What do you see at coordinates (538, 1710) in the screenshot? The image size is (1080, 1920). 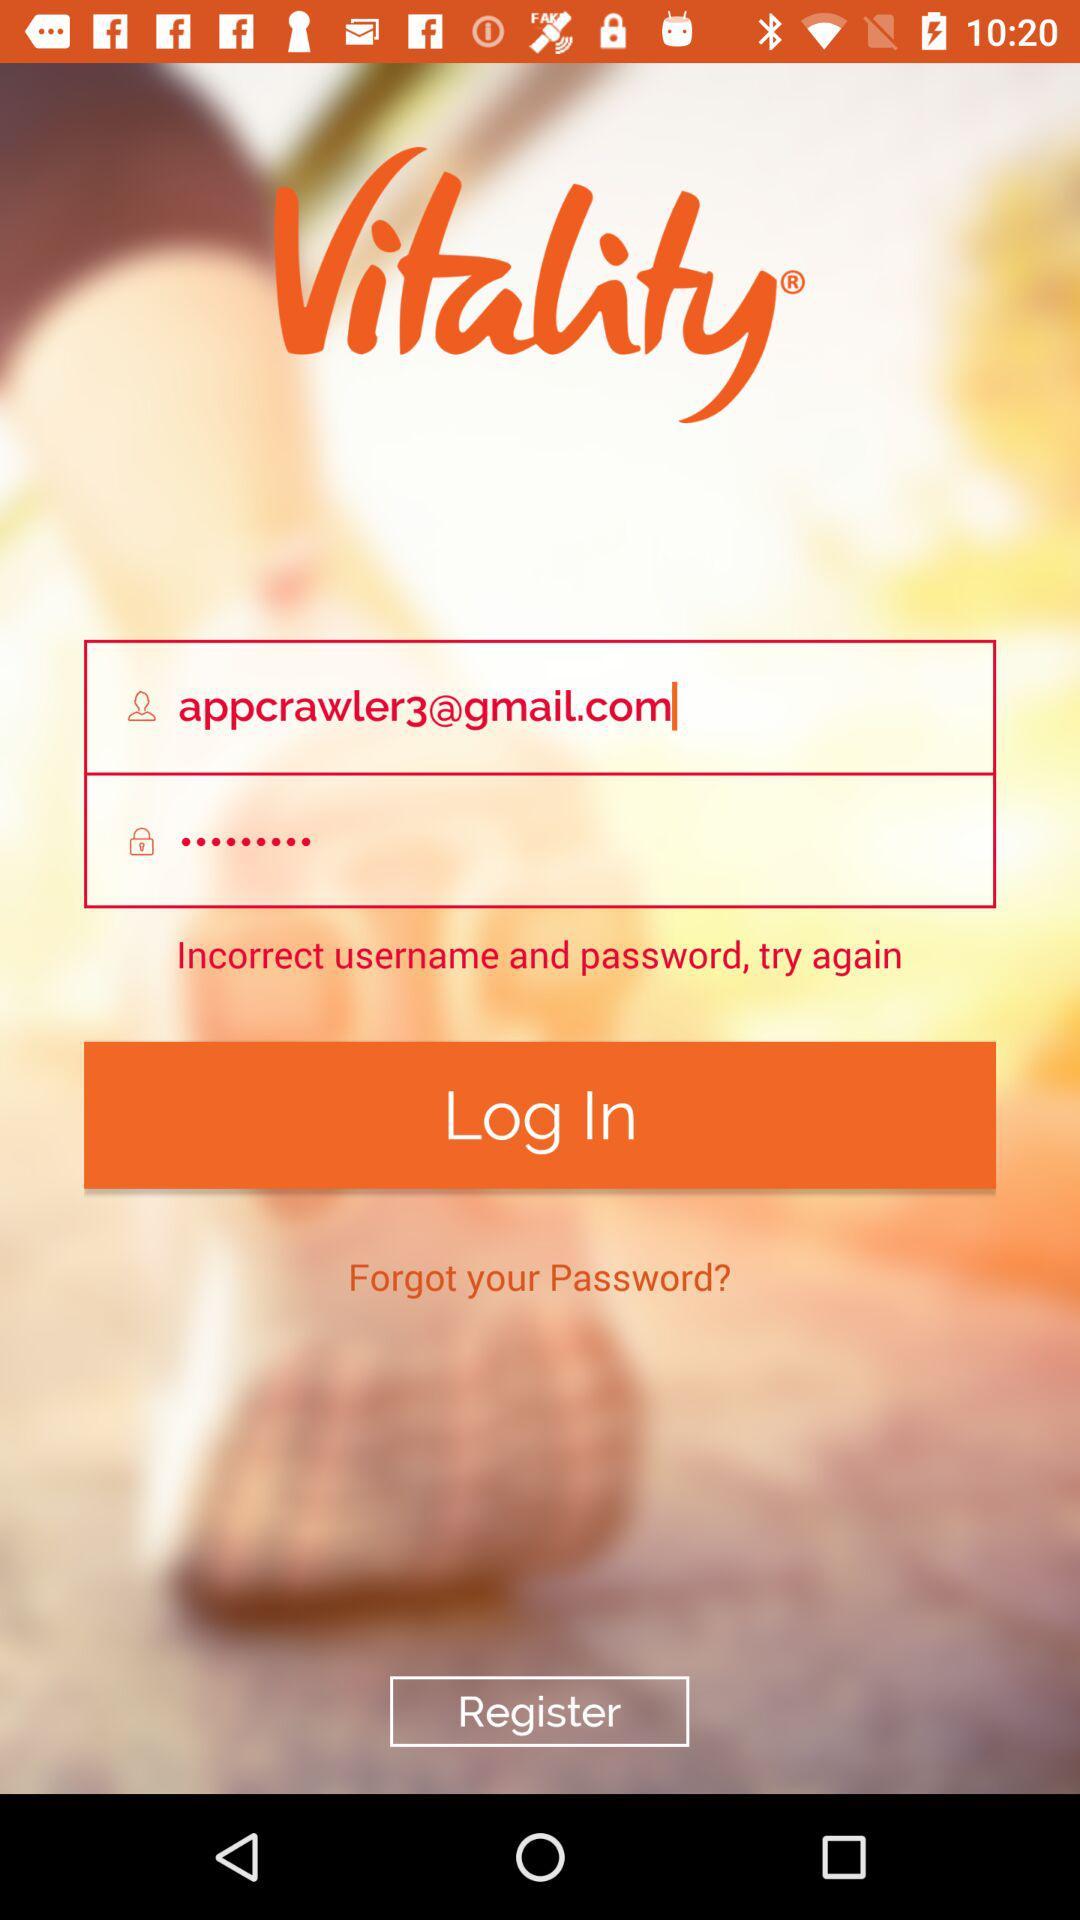 I see `the icon below forgot your password? icon` at bounding box center [538, 1710].